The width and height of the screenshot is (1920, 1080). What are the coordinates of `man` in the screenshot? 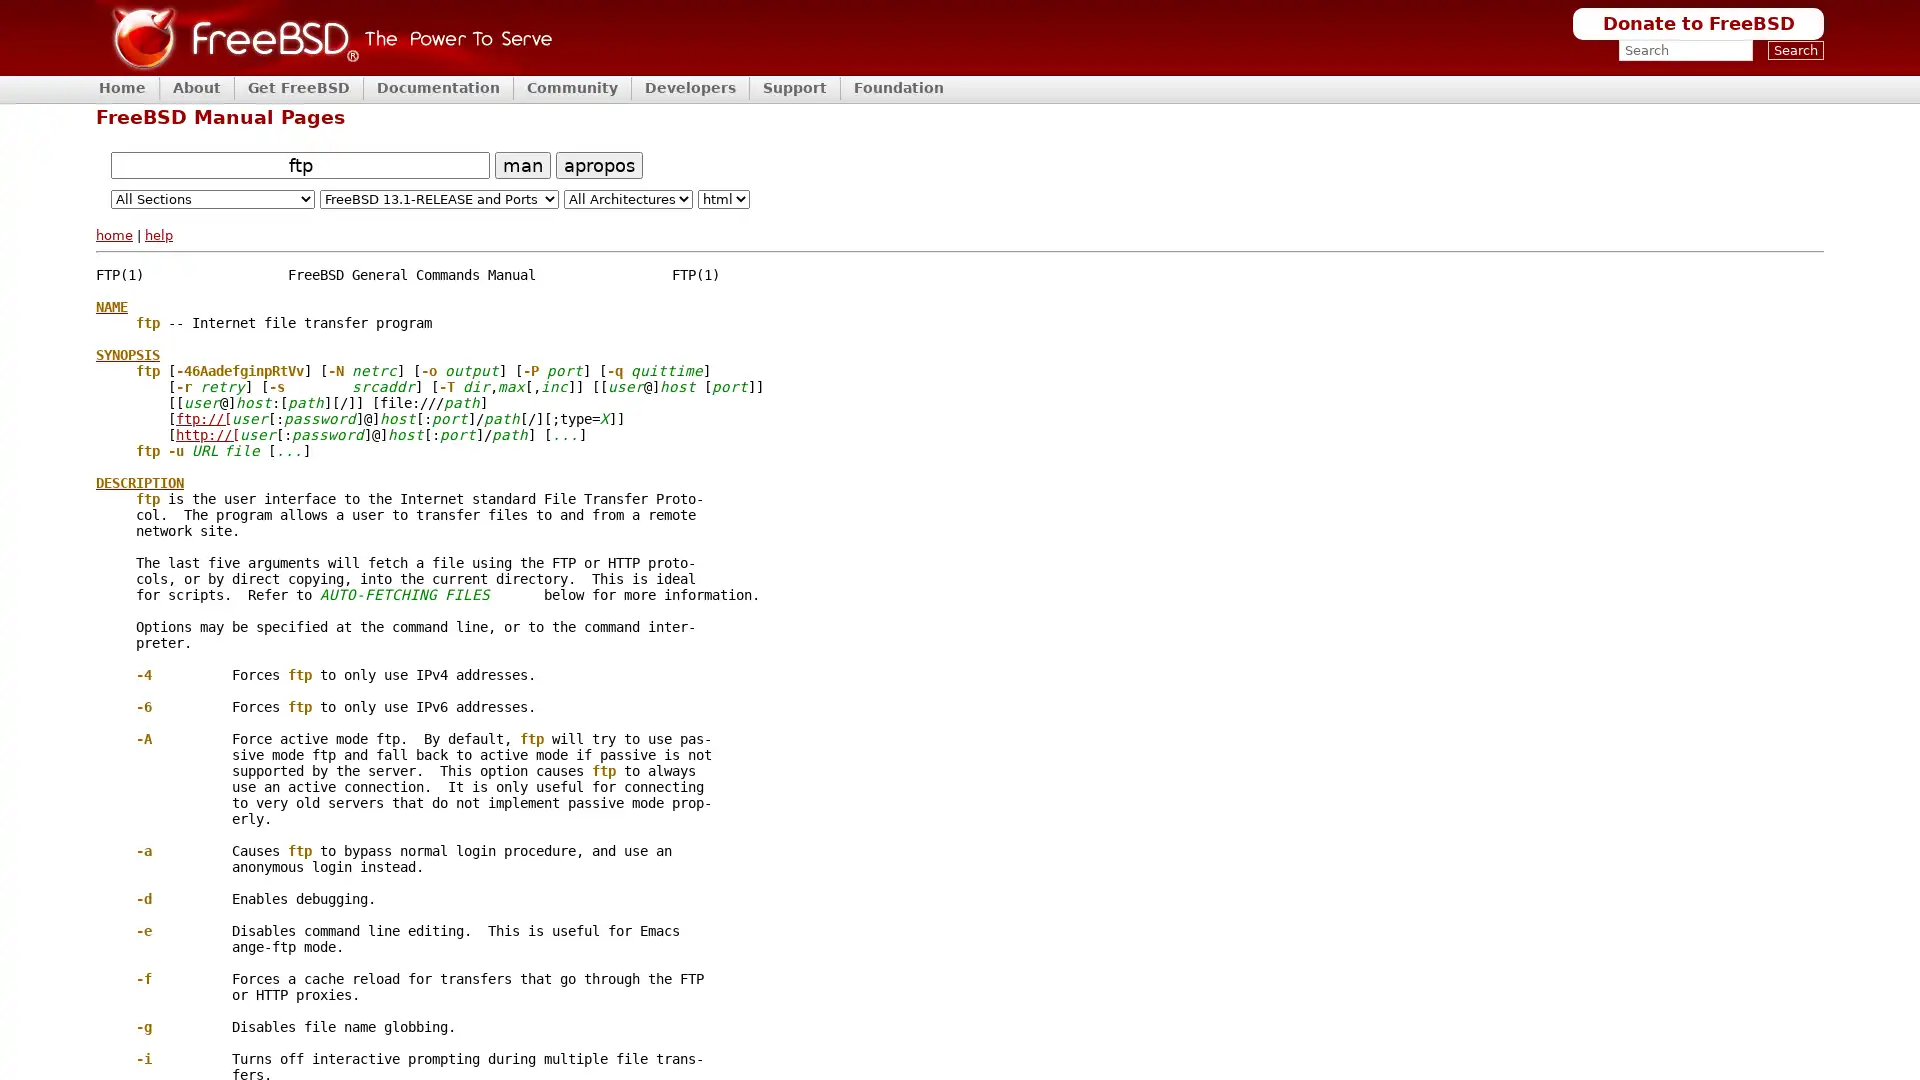 It's located at (523, 163).